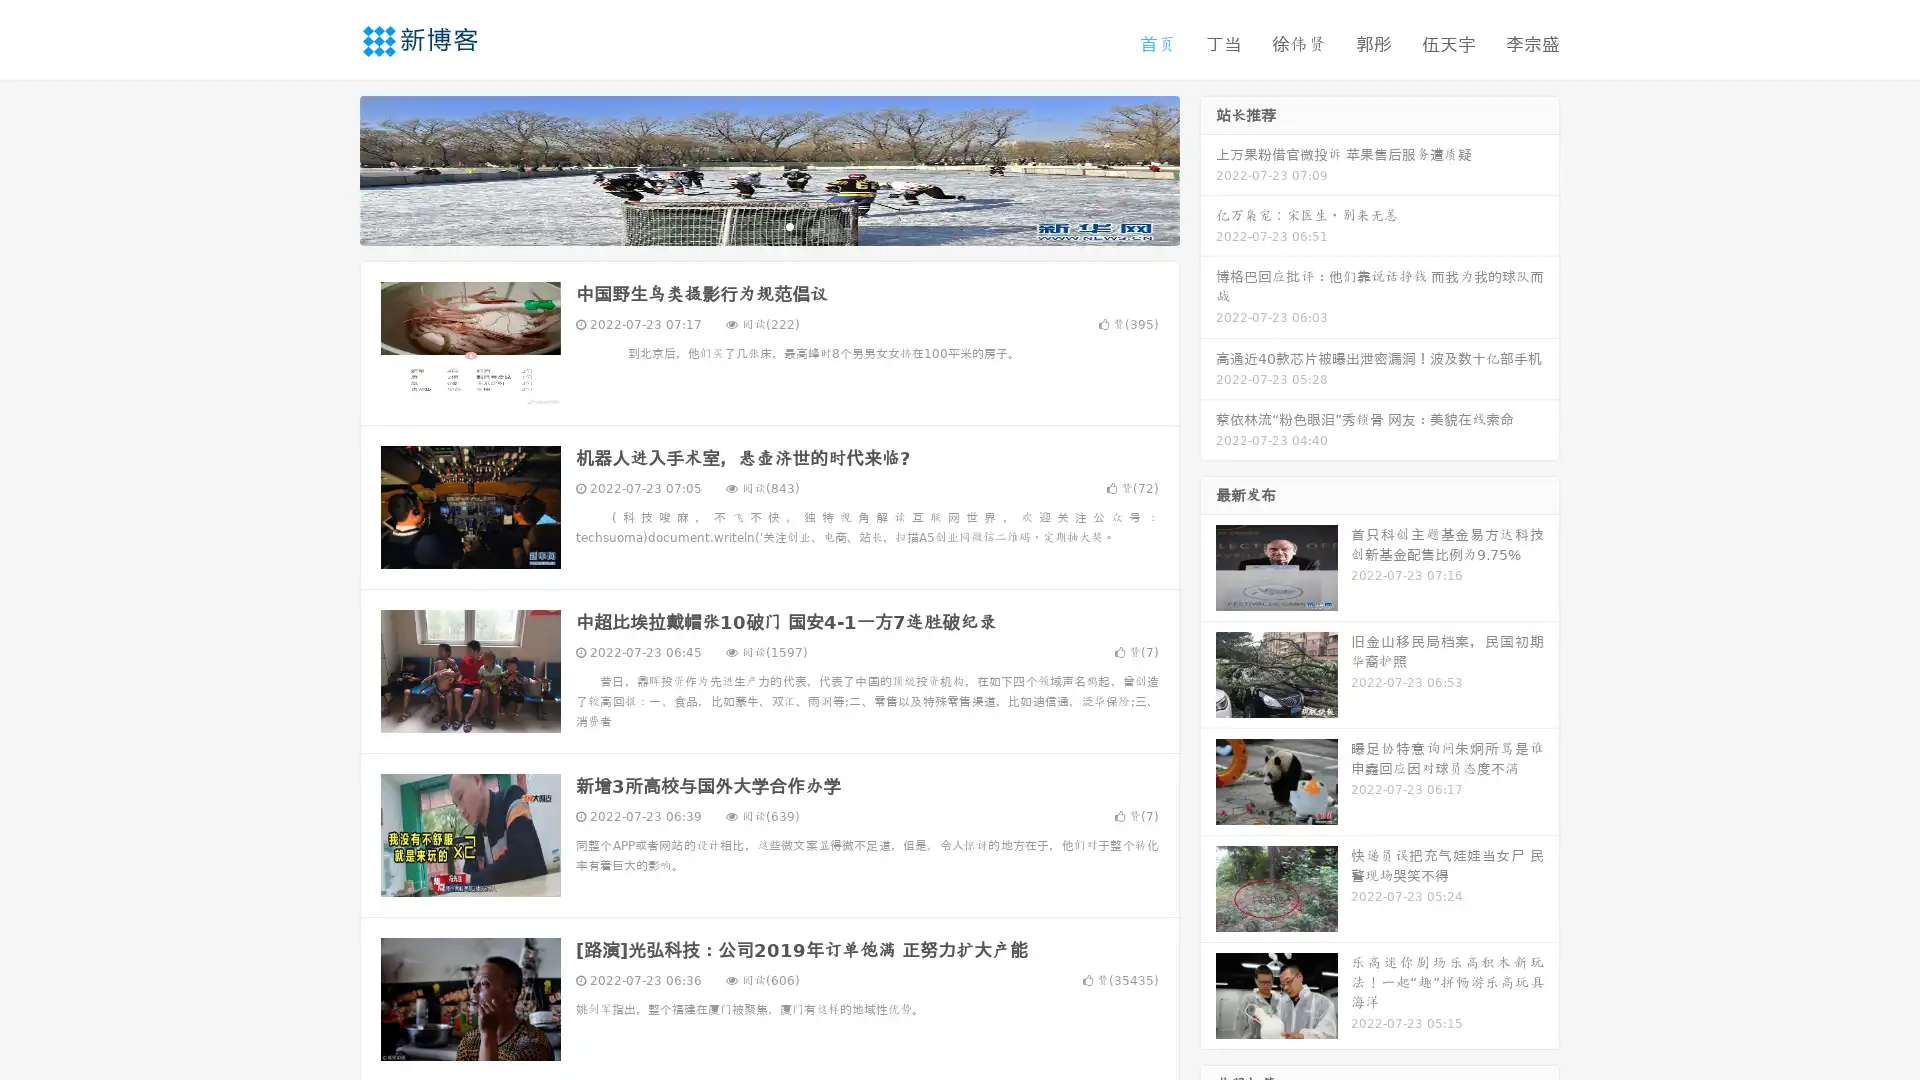 This screenshot has width=1920, height=1080. Describe the element at coordinates (330, 168) in the screenshot. I see `Previous slide` at that location.